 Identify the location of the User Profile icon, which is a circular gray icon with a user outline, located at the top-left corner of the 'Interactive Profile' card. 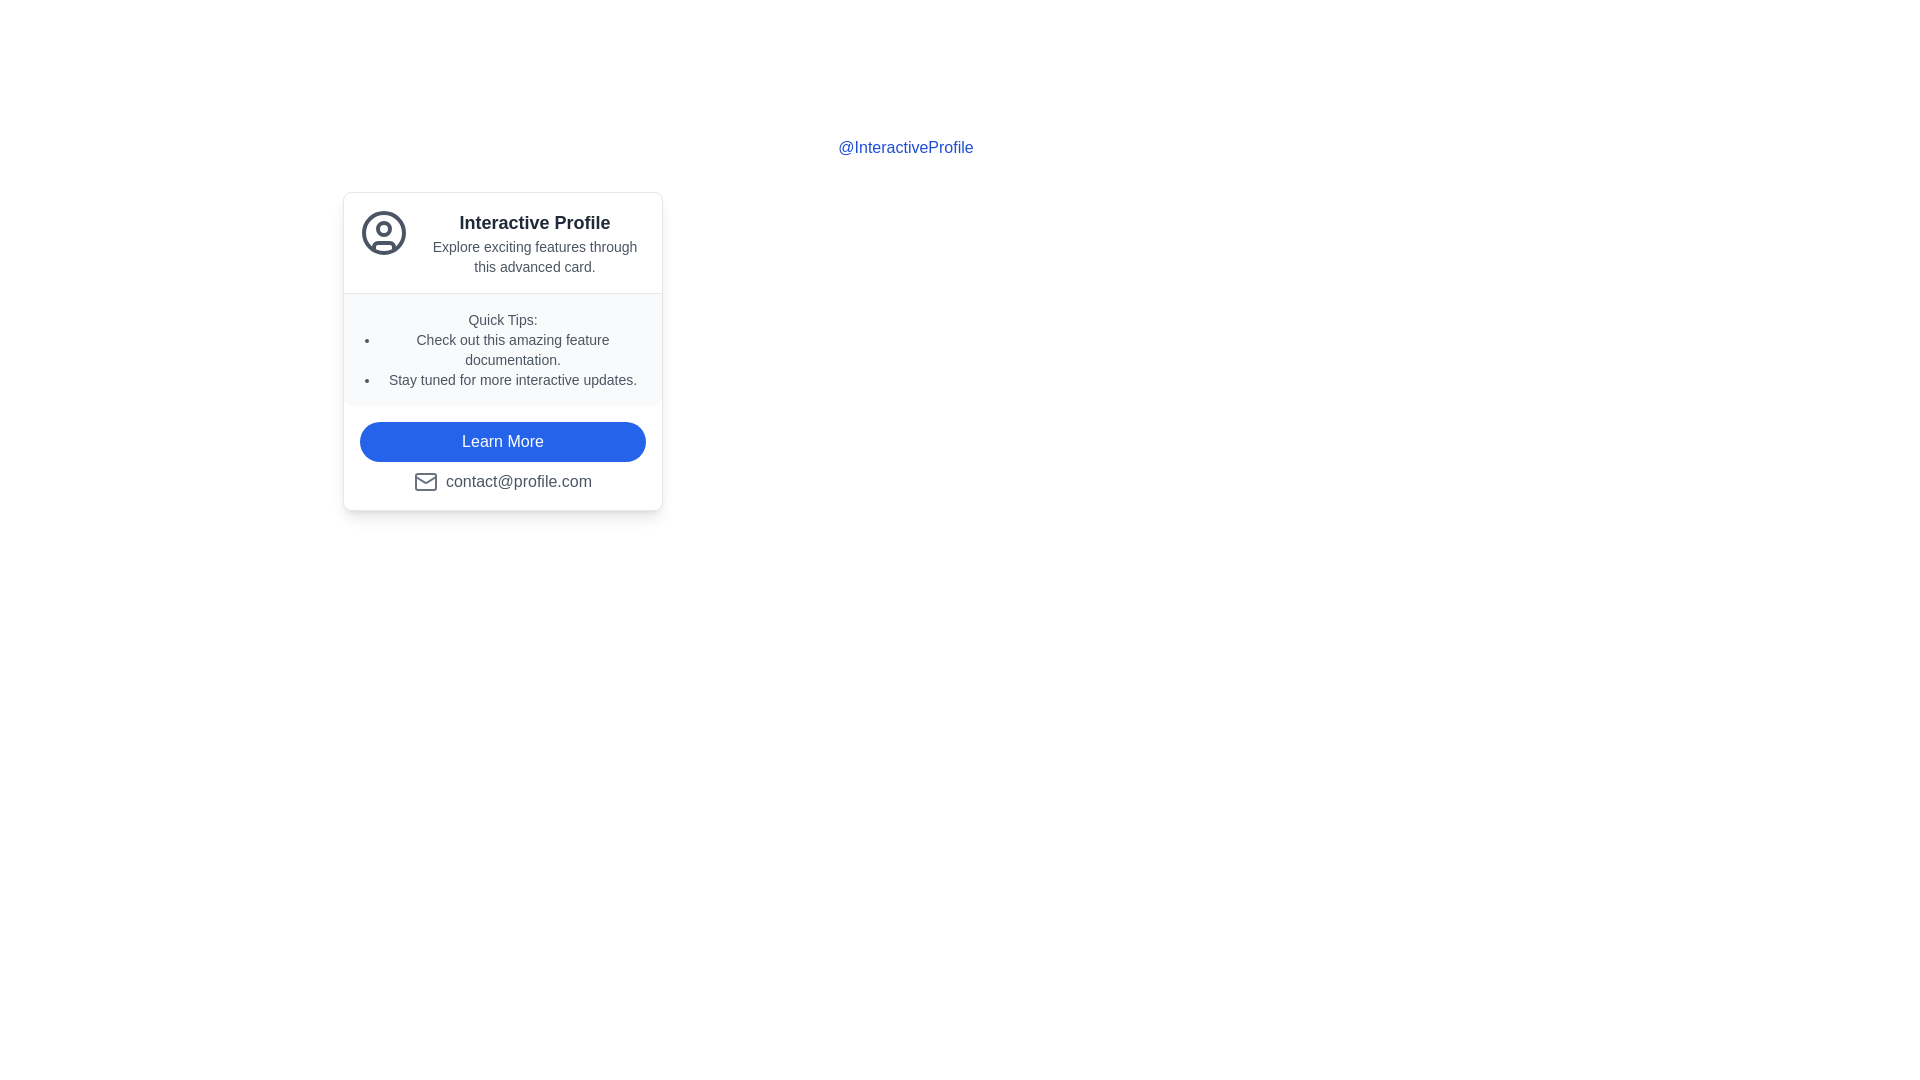
(384, 231).